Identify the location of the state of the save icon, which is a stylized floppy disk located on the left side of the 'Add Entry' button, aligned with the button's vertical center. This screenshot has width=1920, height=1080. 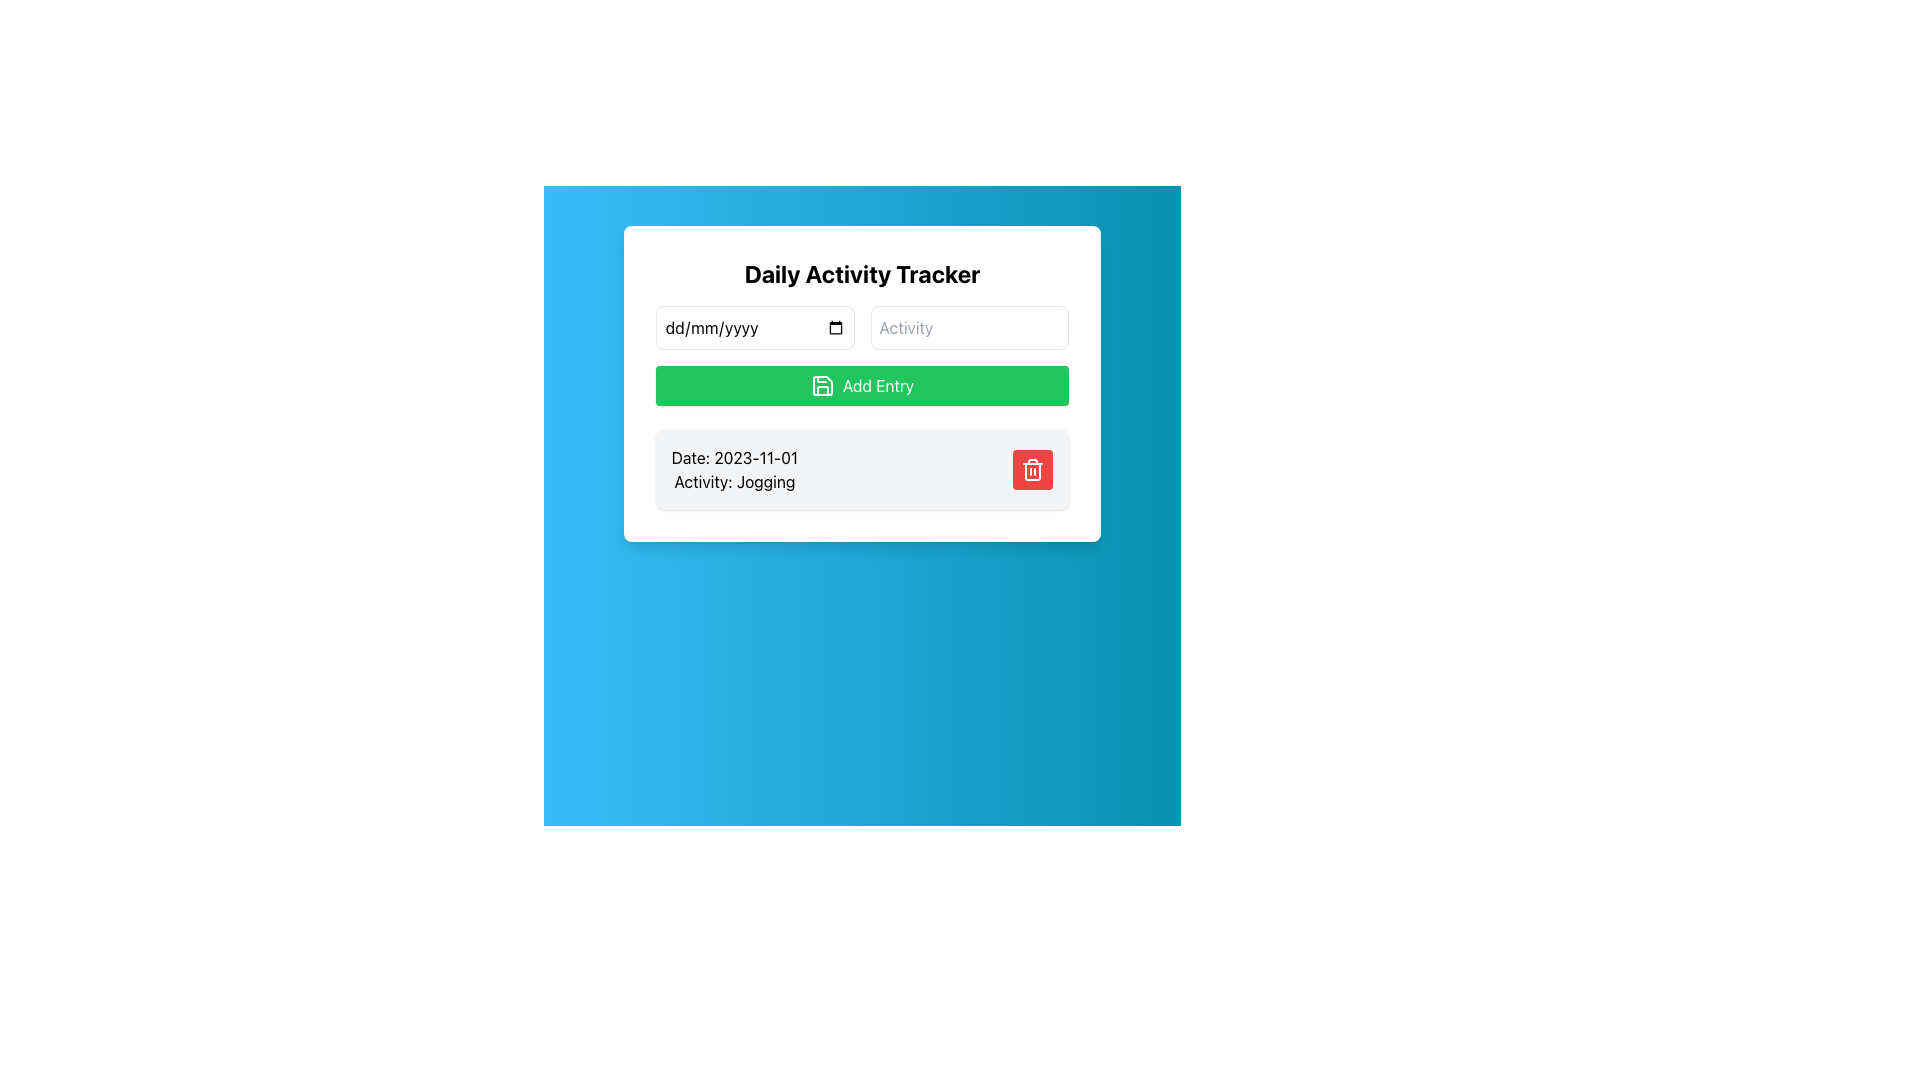
(822, 385).